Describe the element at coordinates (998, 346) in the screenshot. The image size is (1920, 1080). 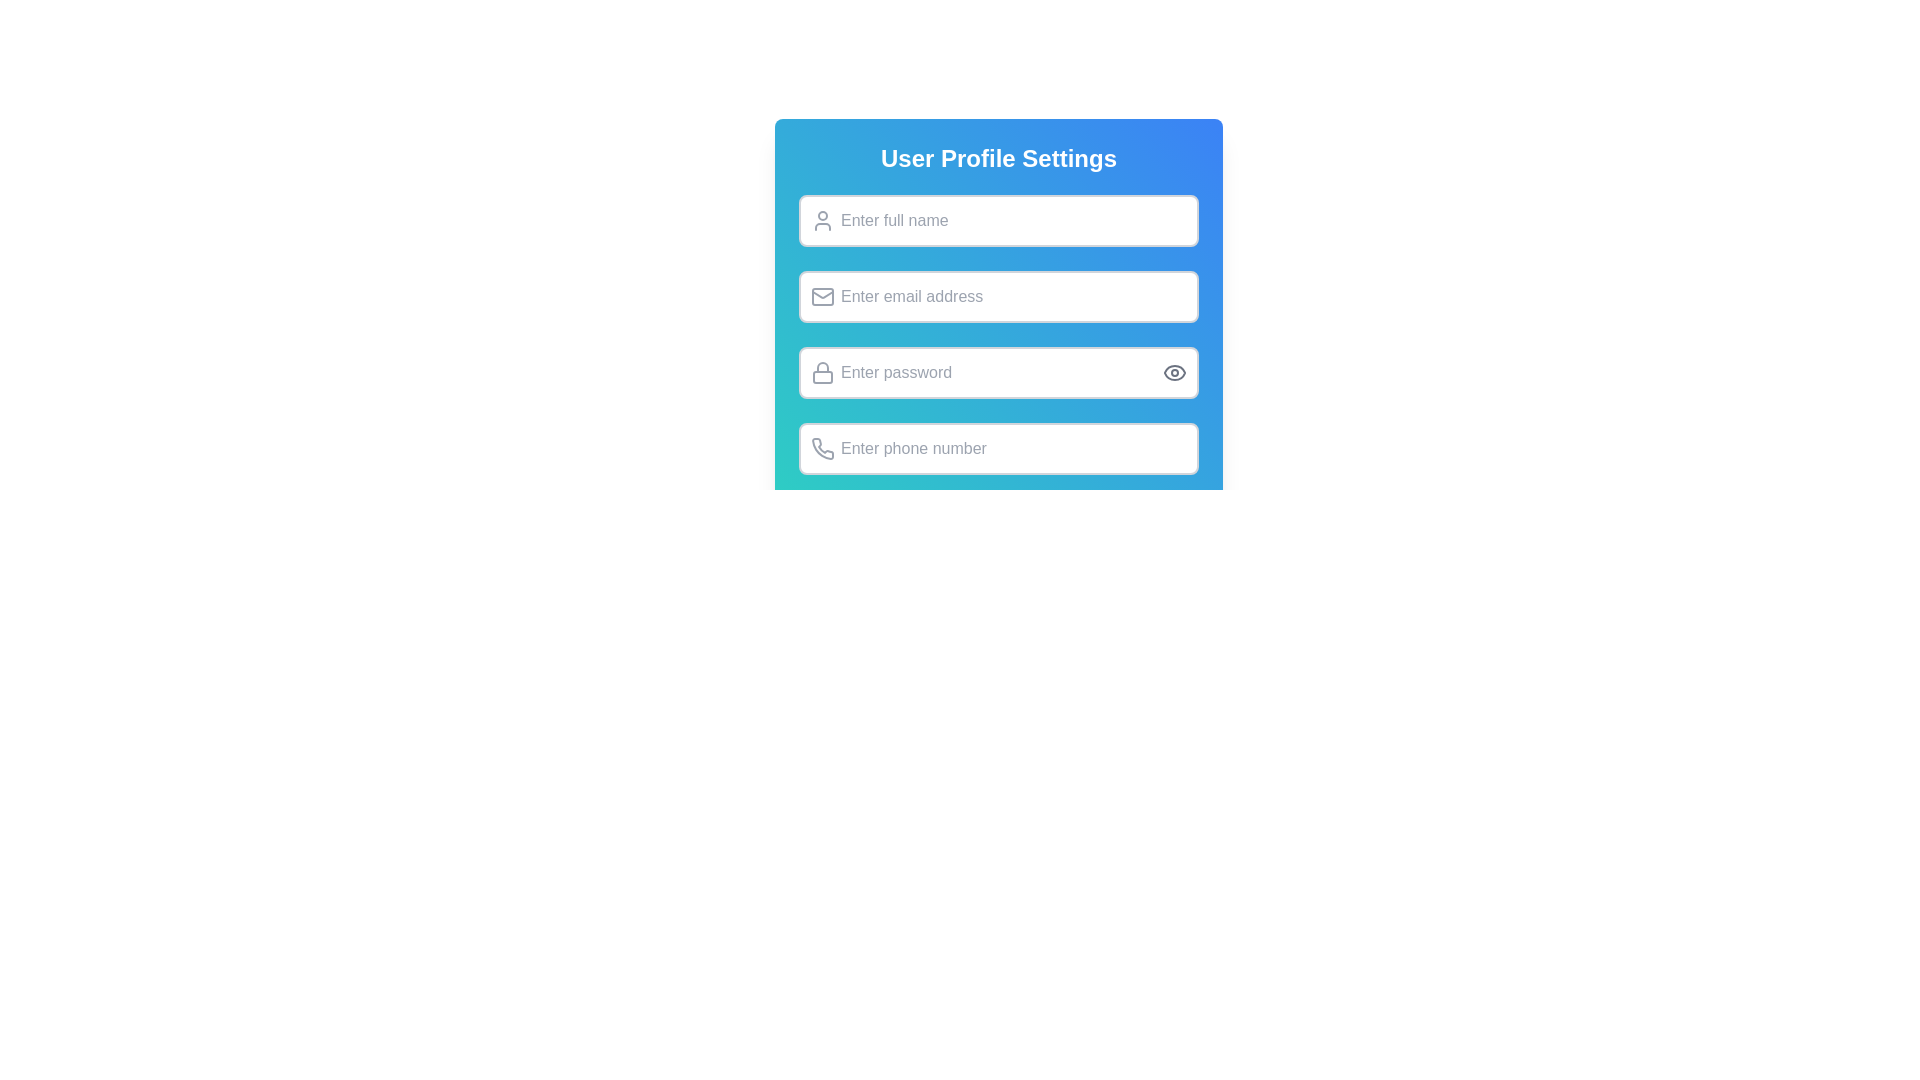
I see `the password input field to focus and begin typing, which is the third input field in the vertical arrangement of form fields on the card` at that location.